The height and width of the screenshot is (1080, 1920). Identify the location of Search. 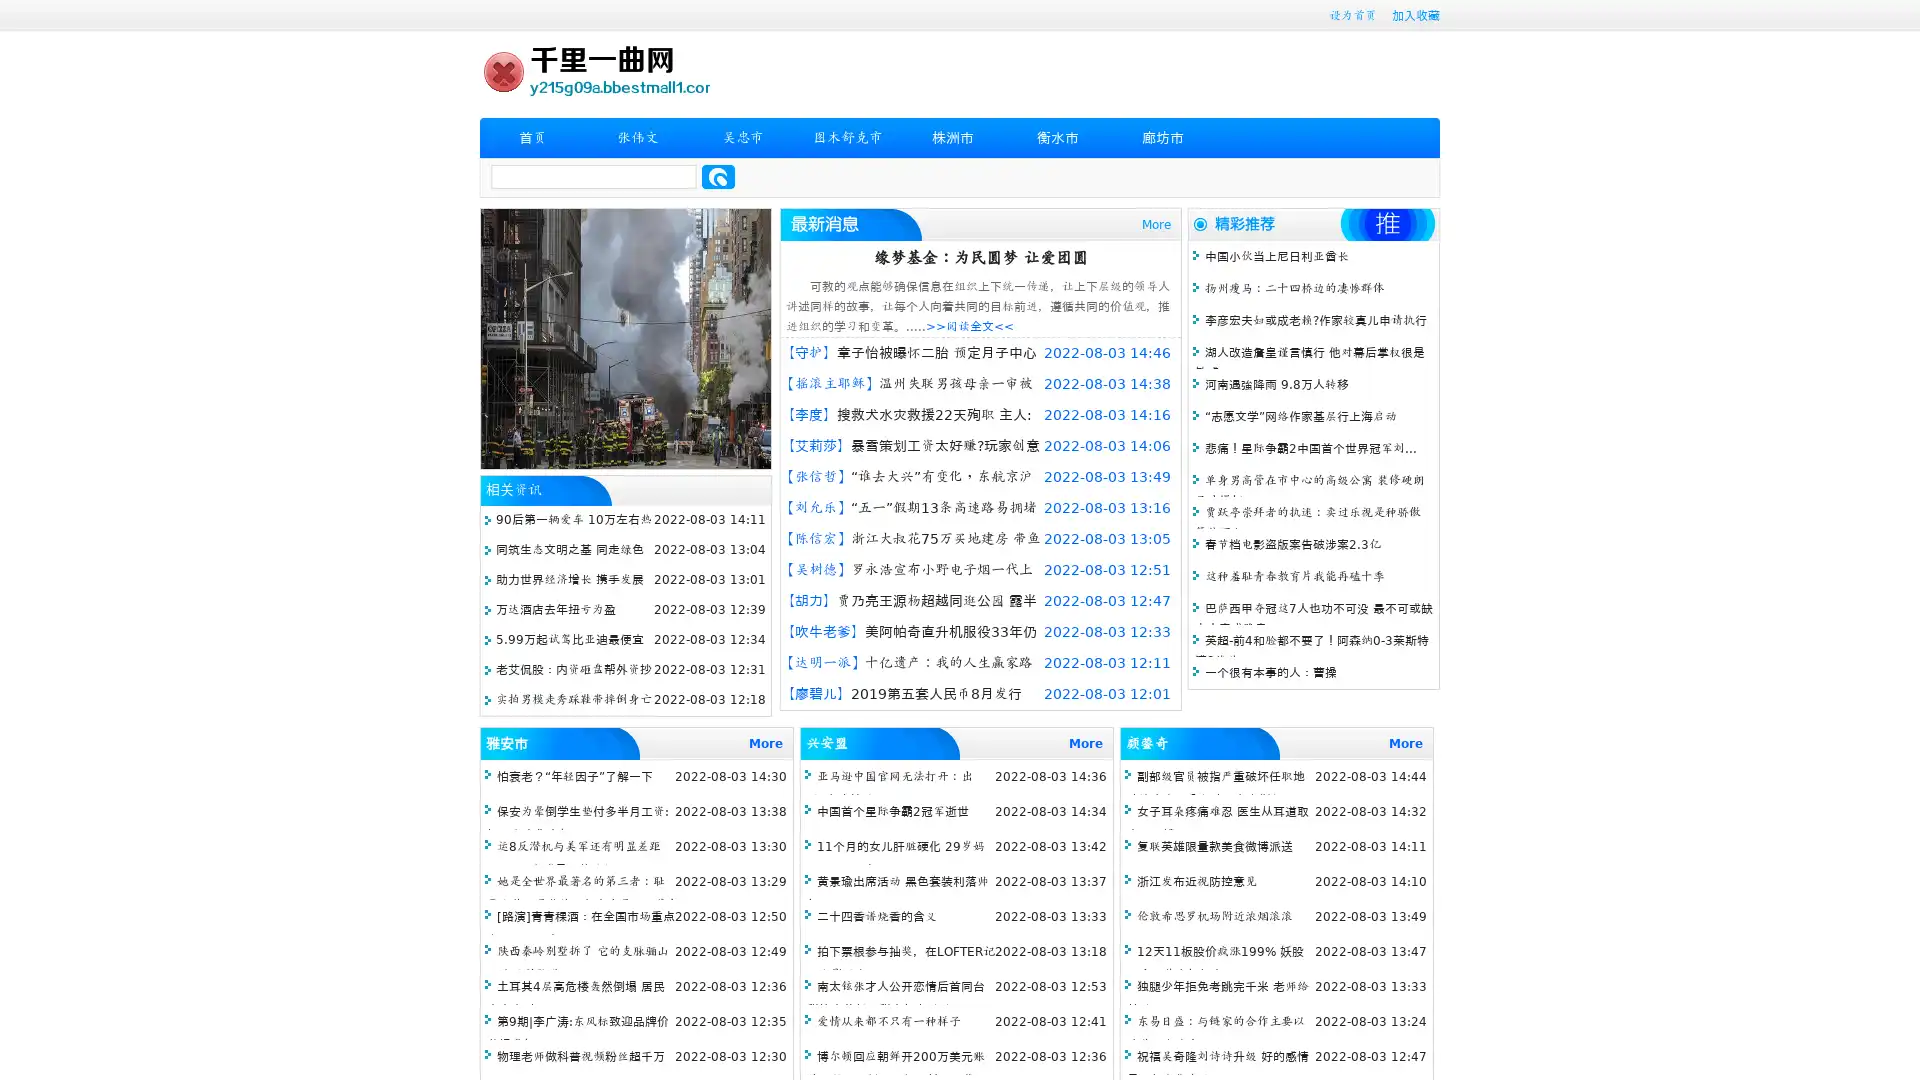
(718, 176).